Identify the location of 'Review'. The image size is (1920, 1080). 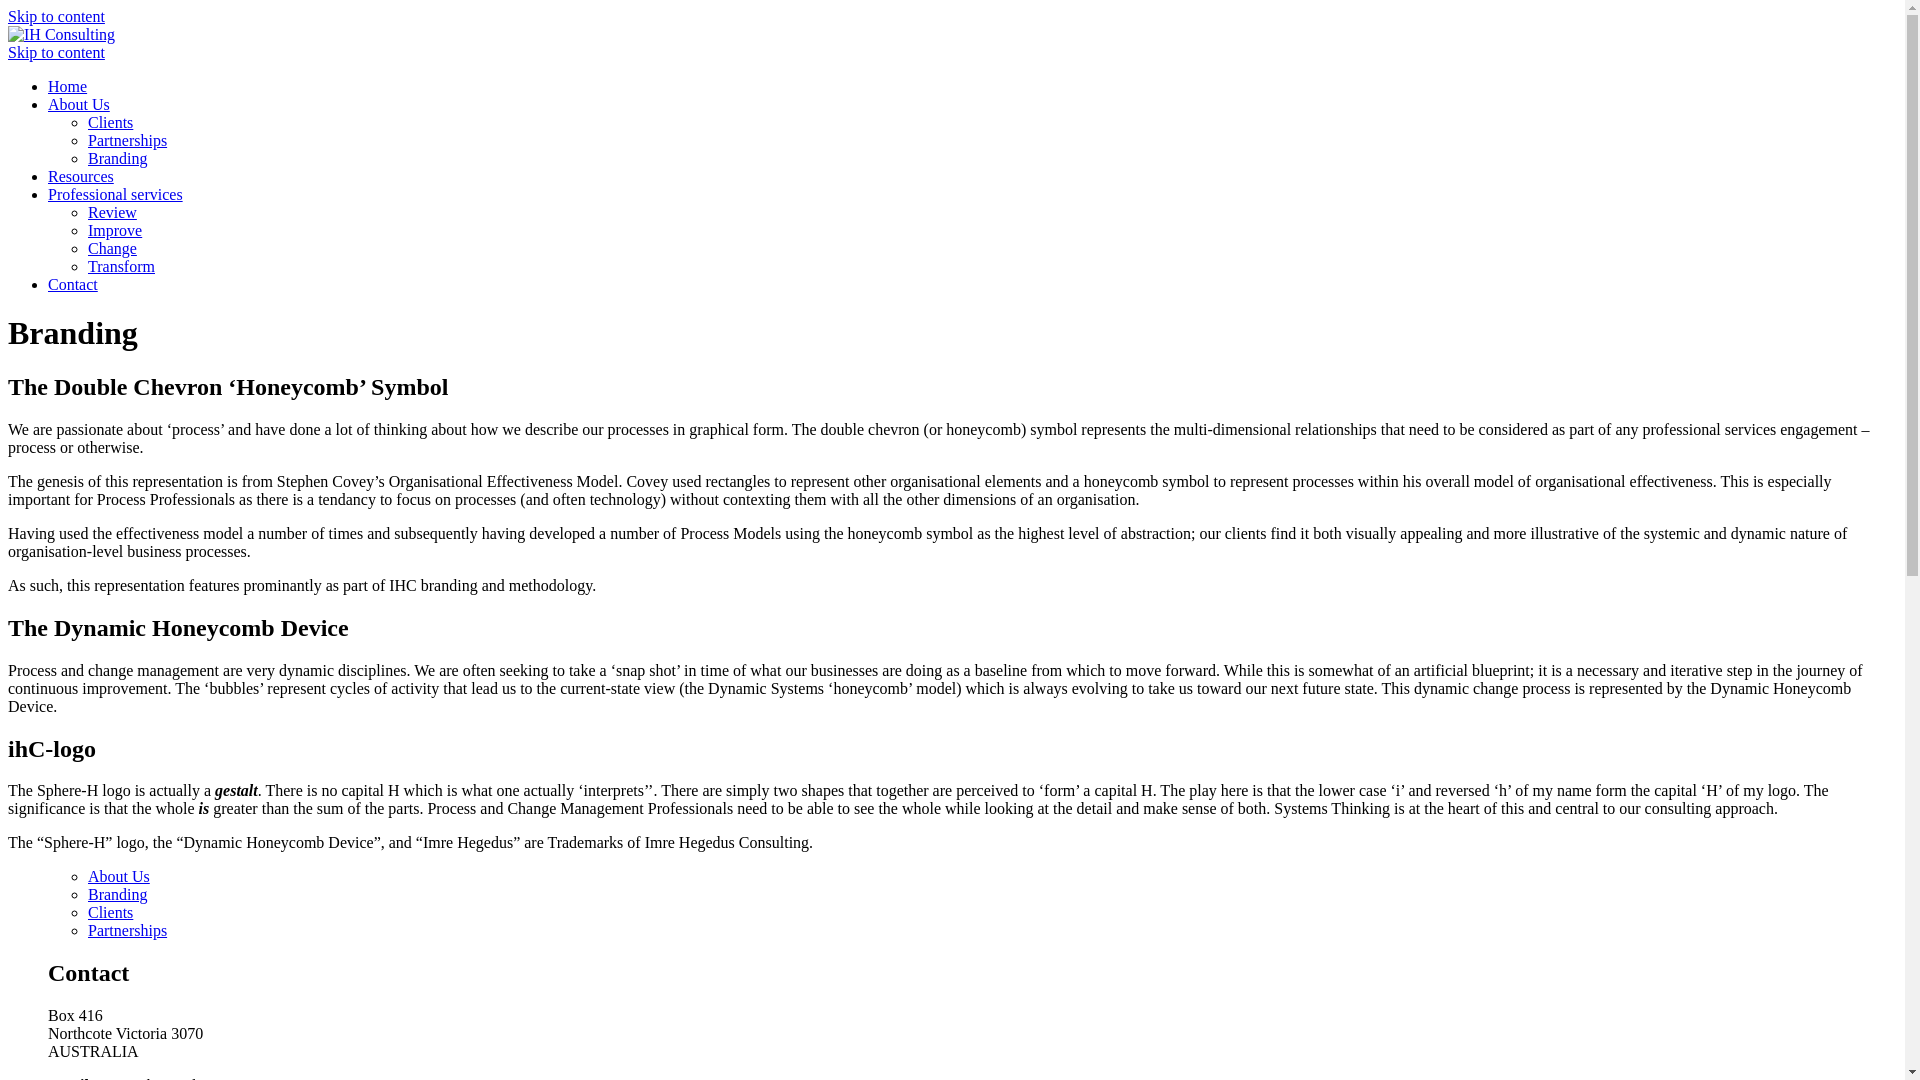
(111, 212).